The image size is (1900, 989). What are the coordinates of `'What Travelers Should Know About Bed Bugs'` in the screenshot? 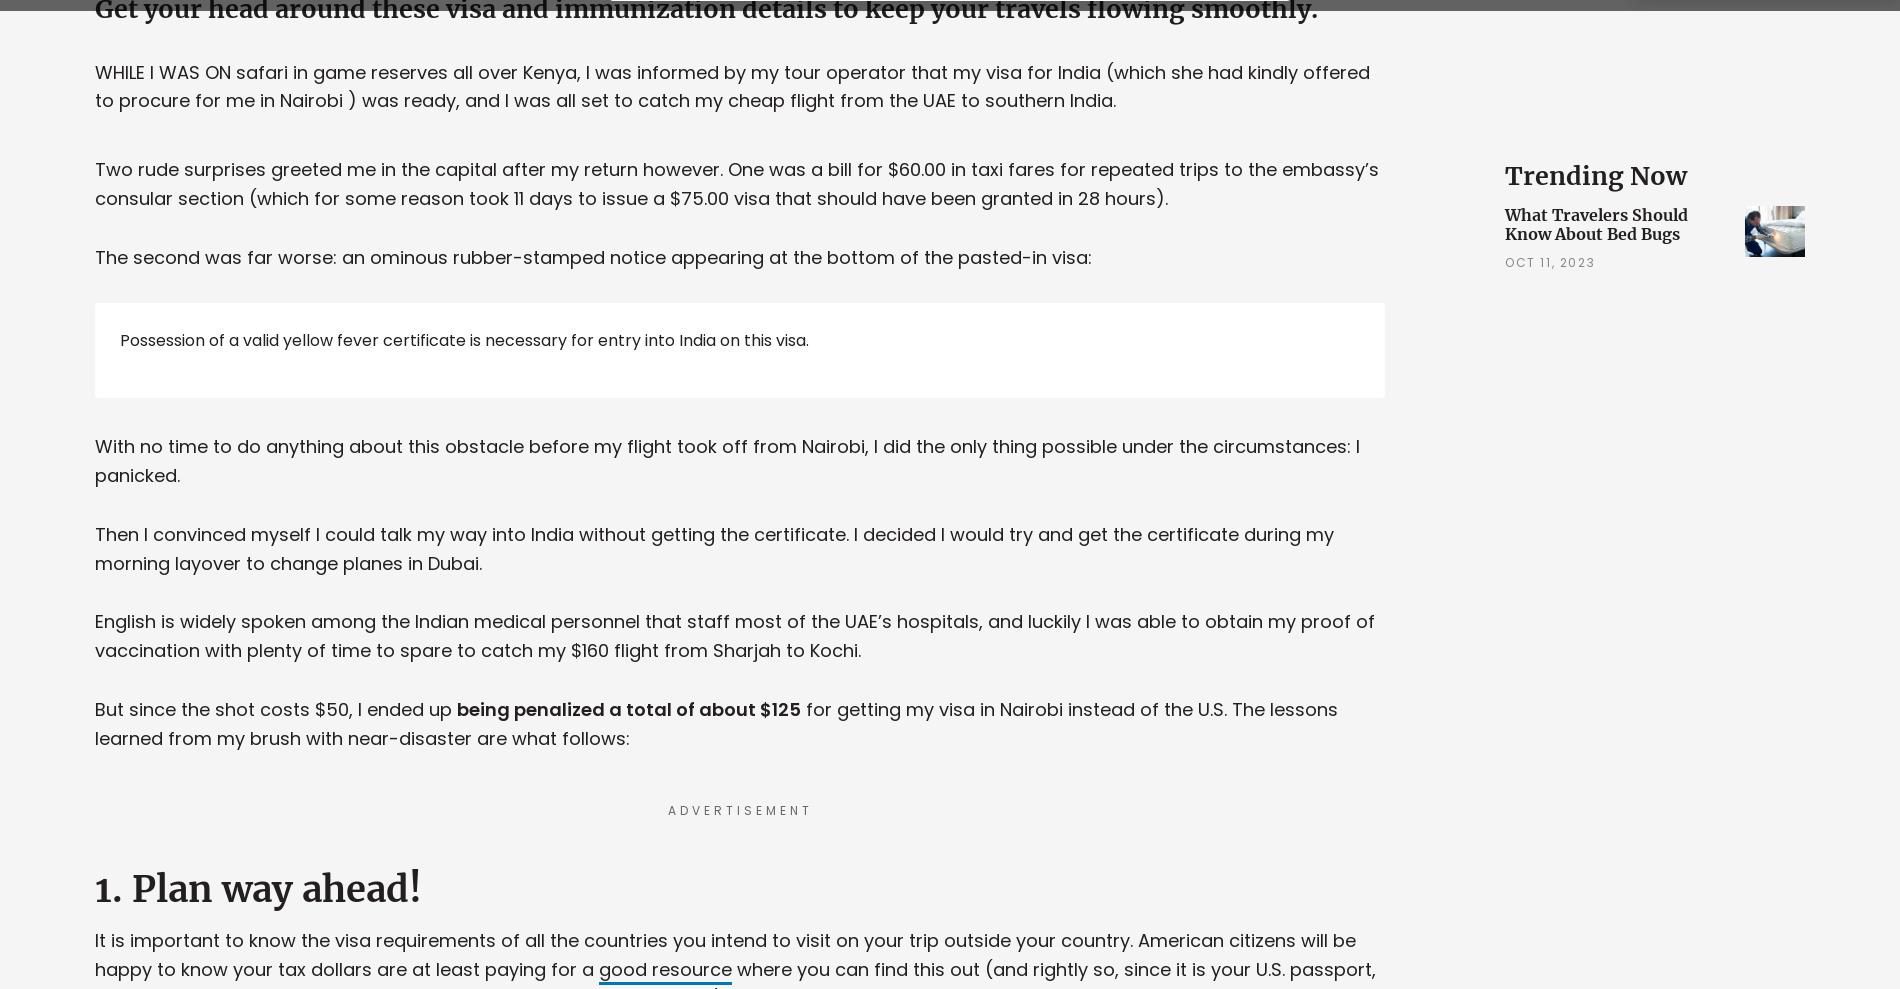 It's located at (1596, 223).